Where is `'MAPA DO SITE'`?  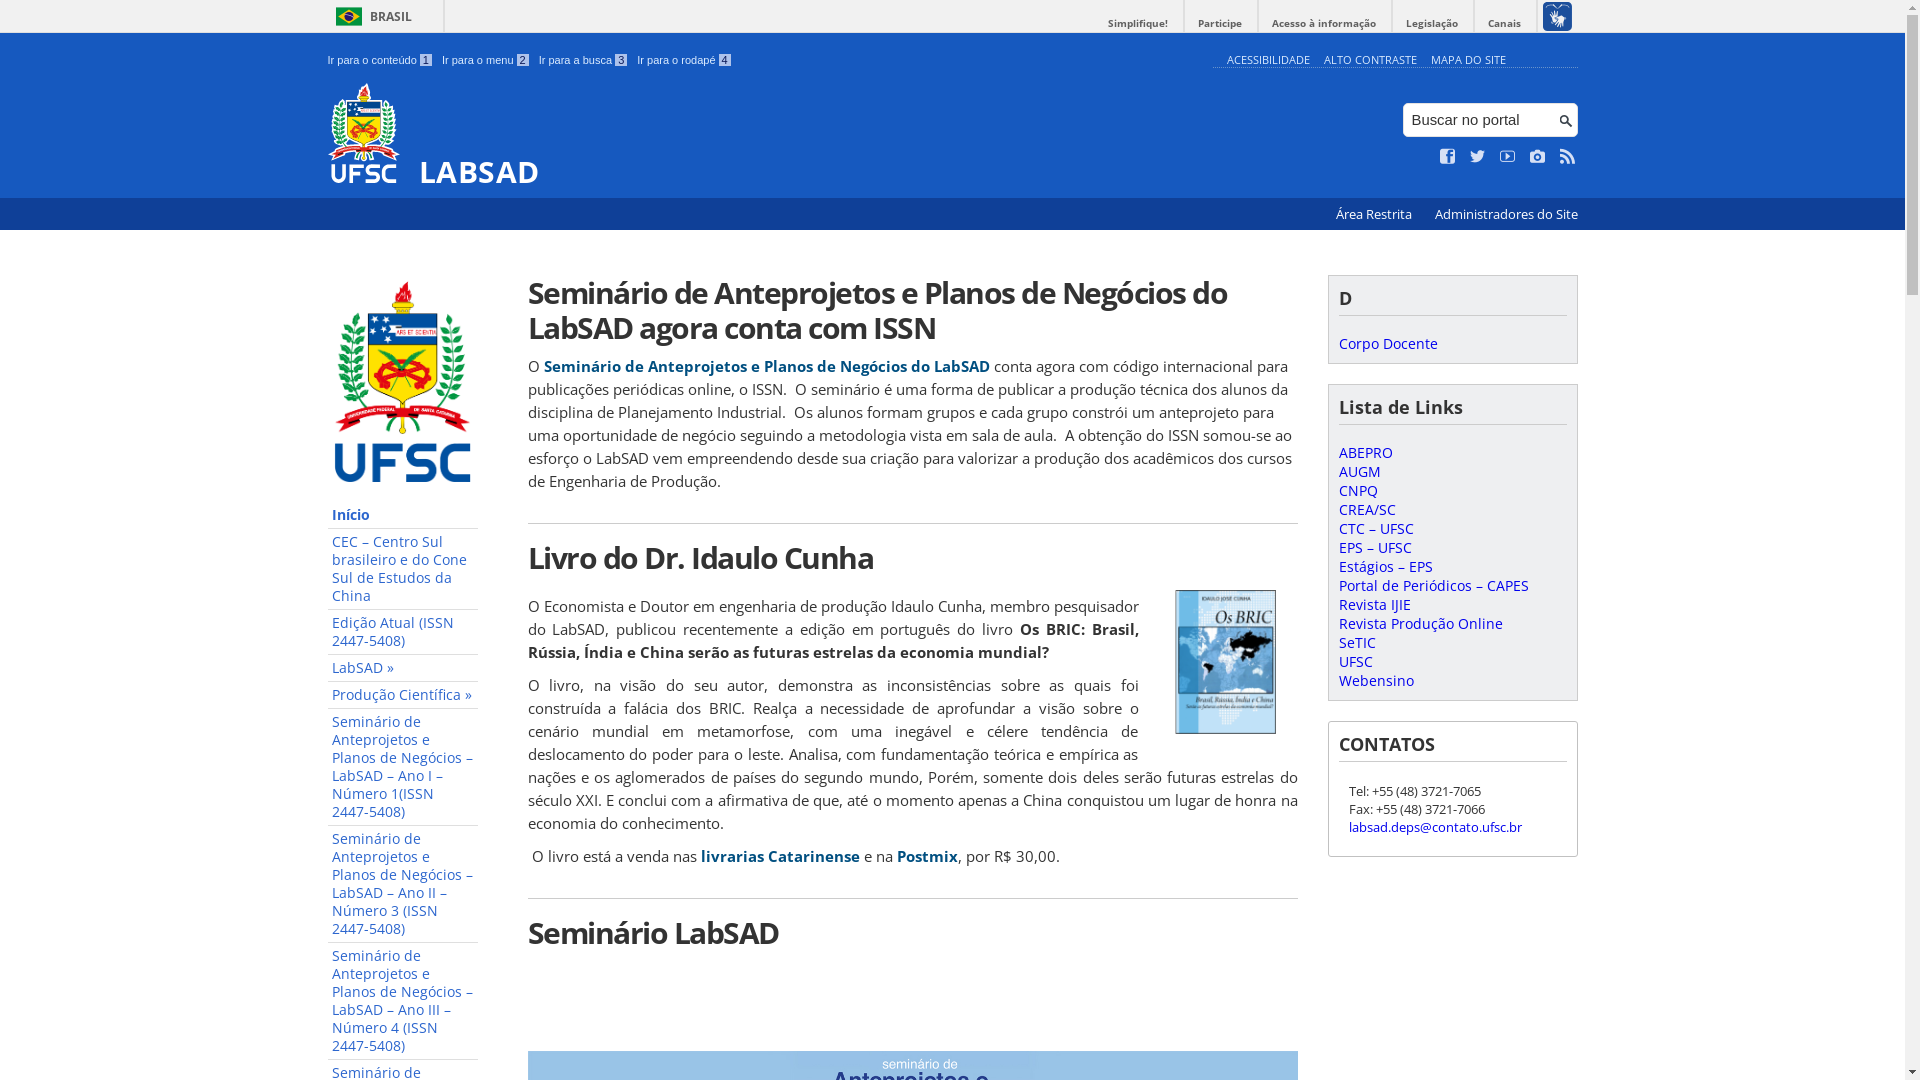 'MAPA DO SITE' is located at coordinates (1467, 58).